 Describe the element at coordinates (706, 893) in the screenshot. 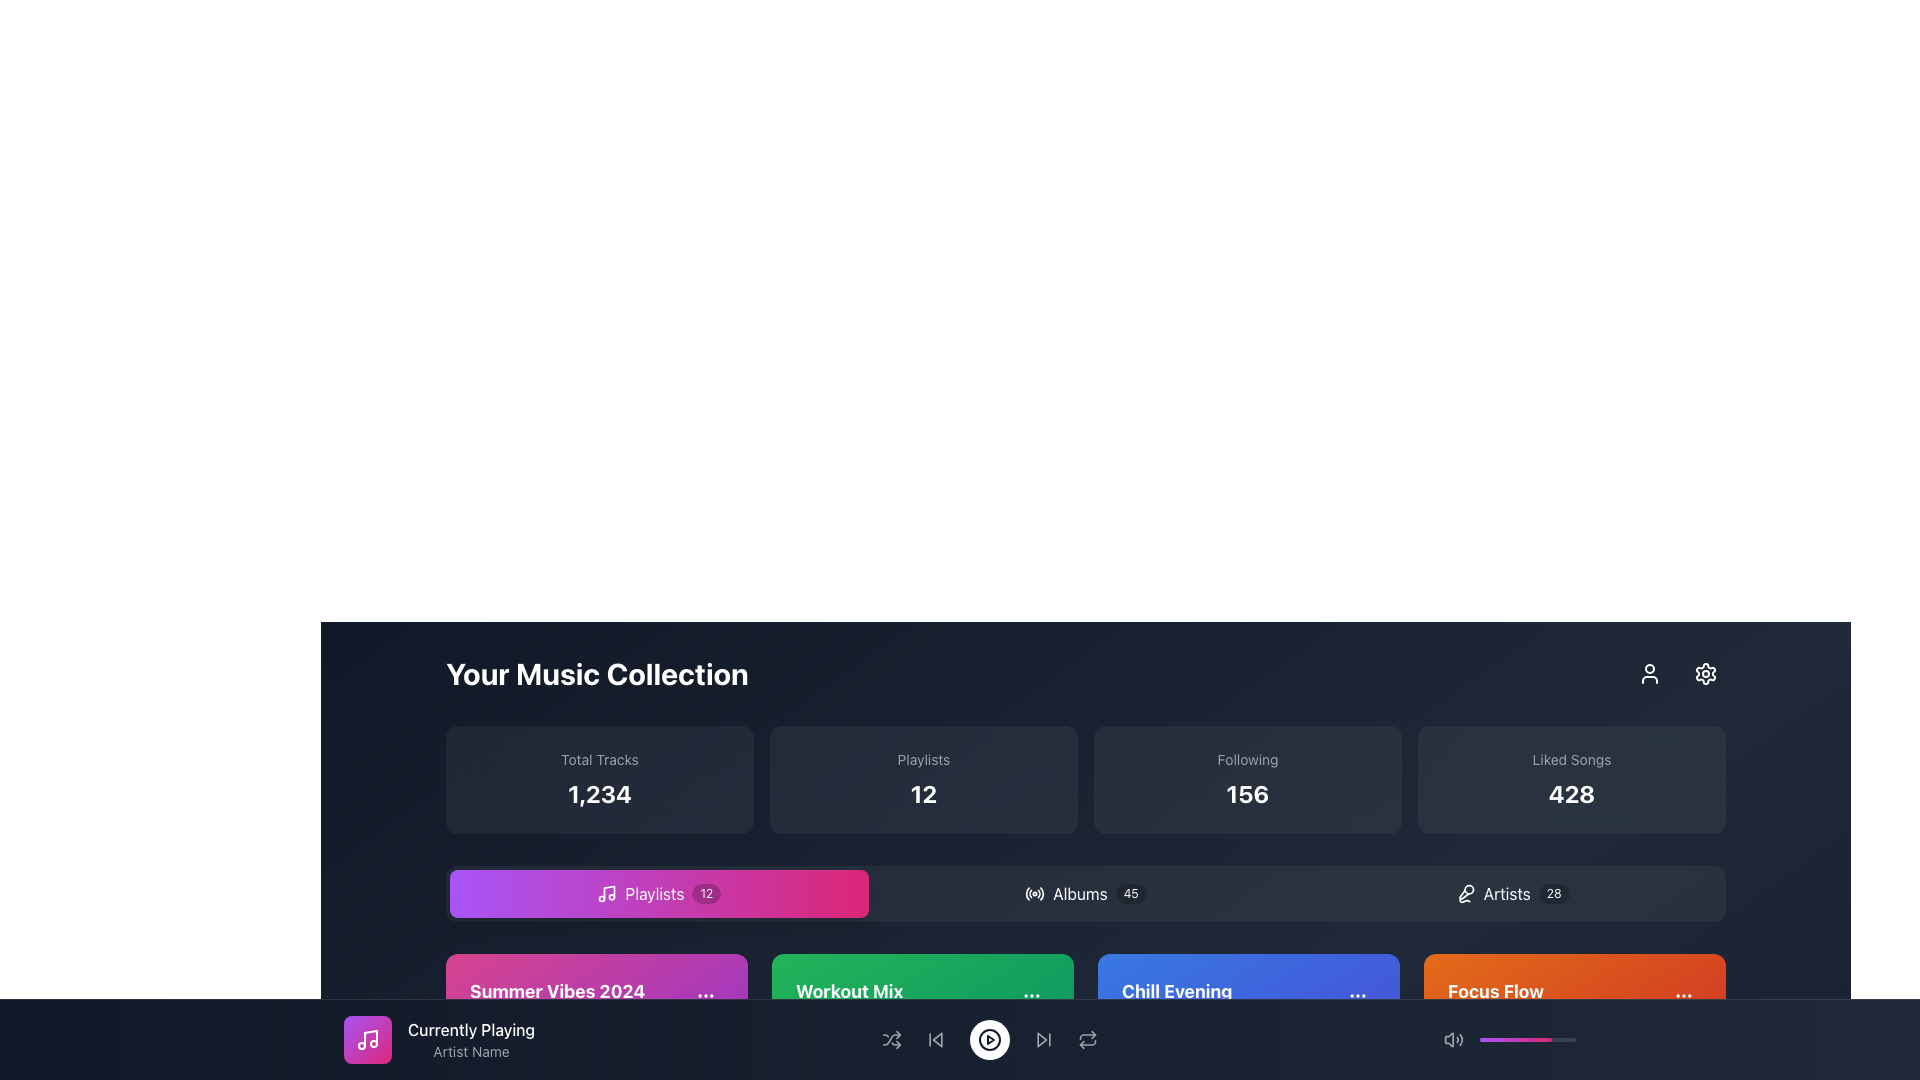

I see `the Display badge indicating the count of playlists, which currently shows '12', located to the right of the 'Playlists' button` at that location.